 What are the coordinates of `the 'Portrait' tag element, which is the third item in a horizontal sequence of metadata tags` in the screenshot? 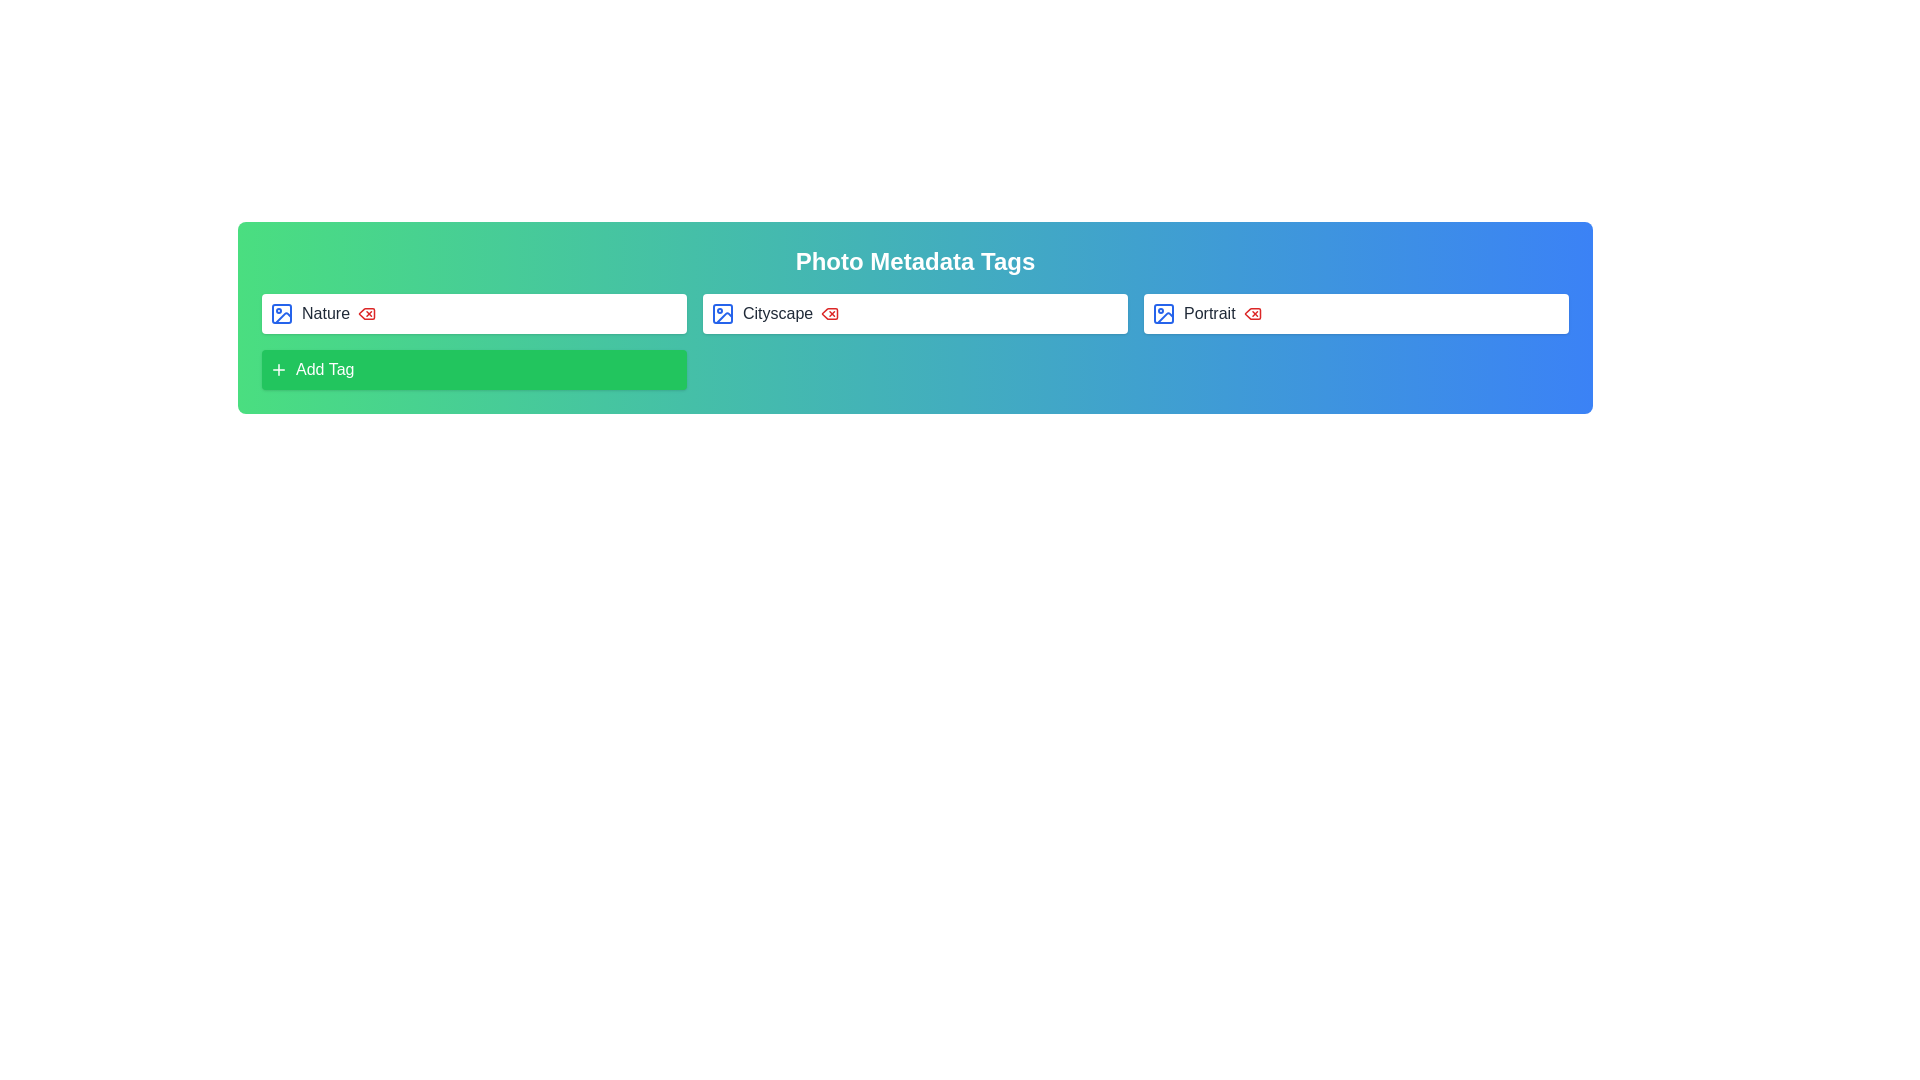 It's located at (1356, 313).